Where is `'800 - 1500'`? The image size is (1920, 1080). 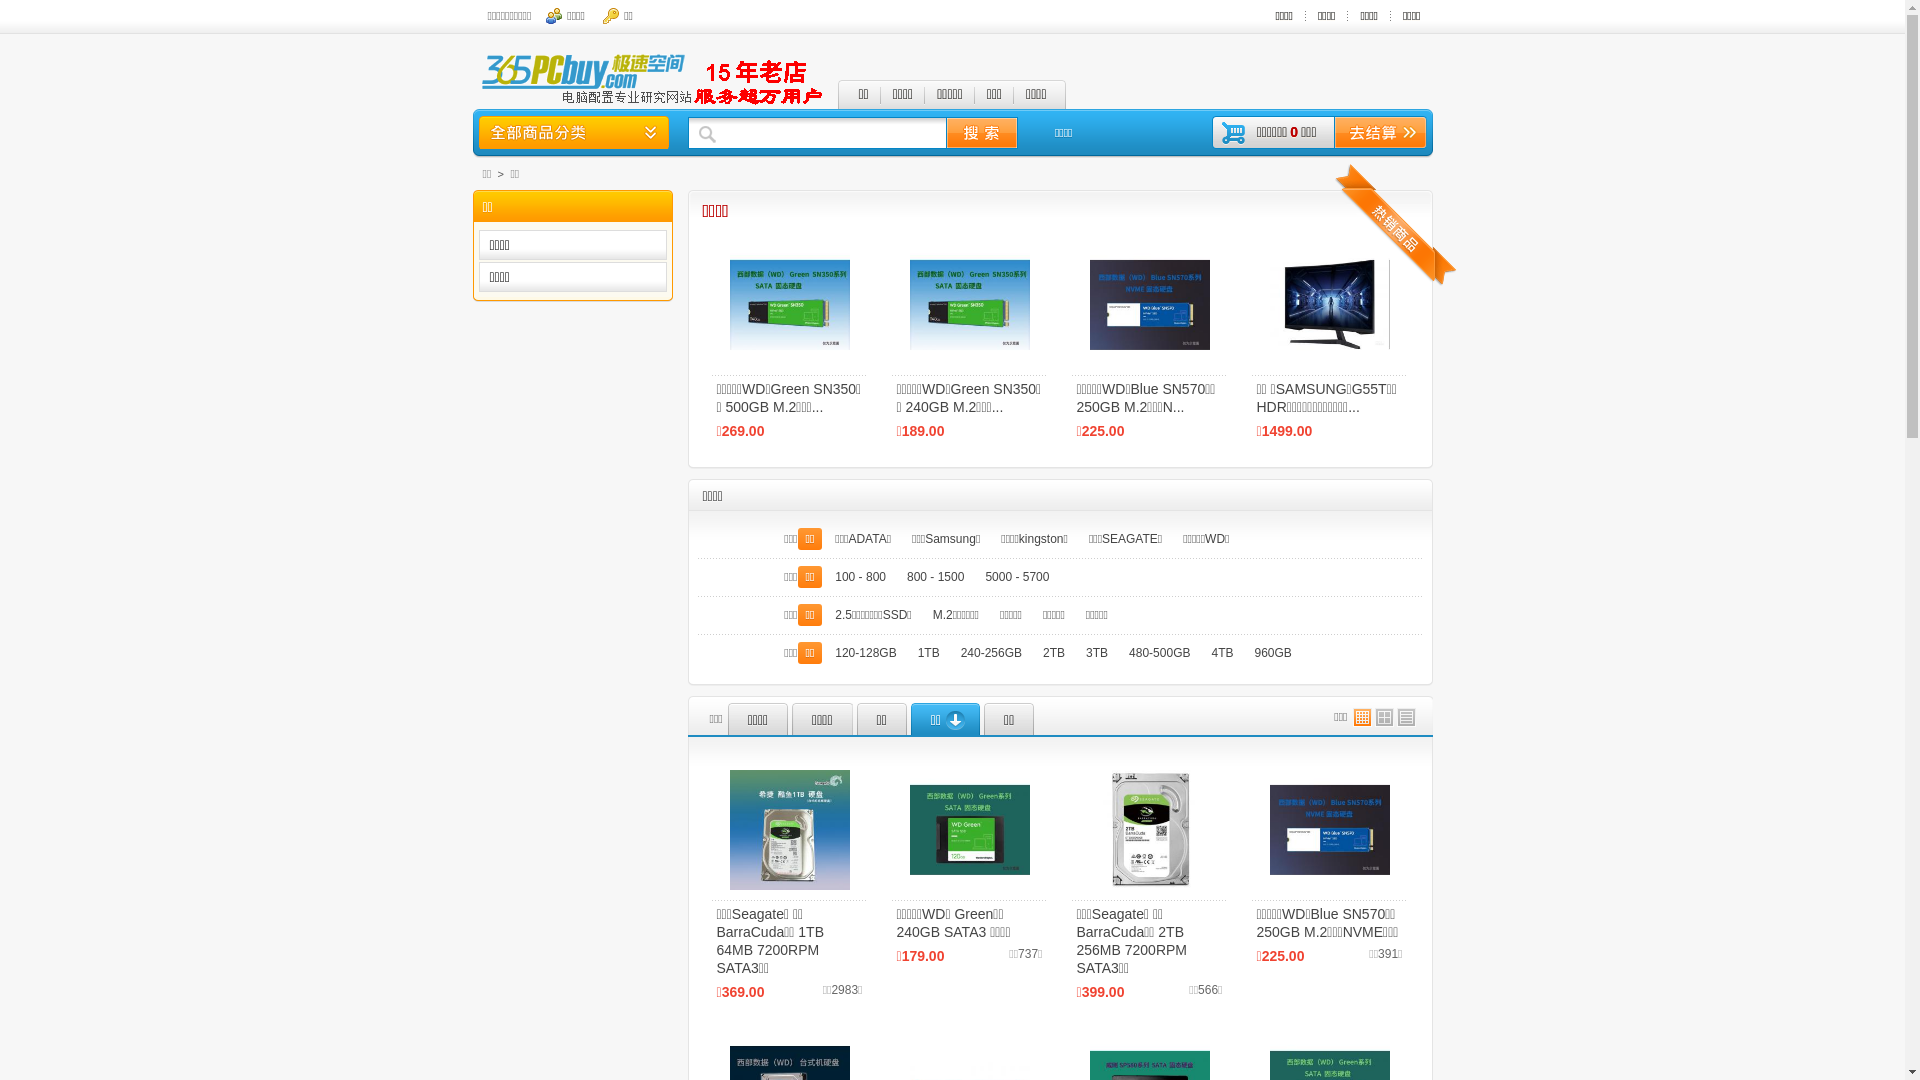 '800 - 1500' is located at coordinates (934, 577).